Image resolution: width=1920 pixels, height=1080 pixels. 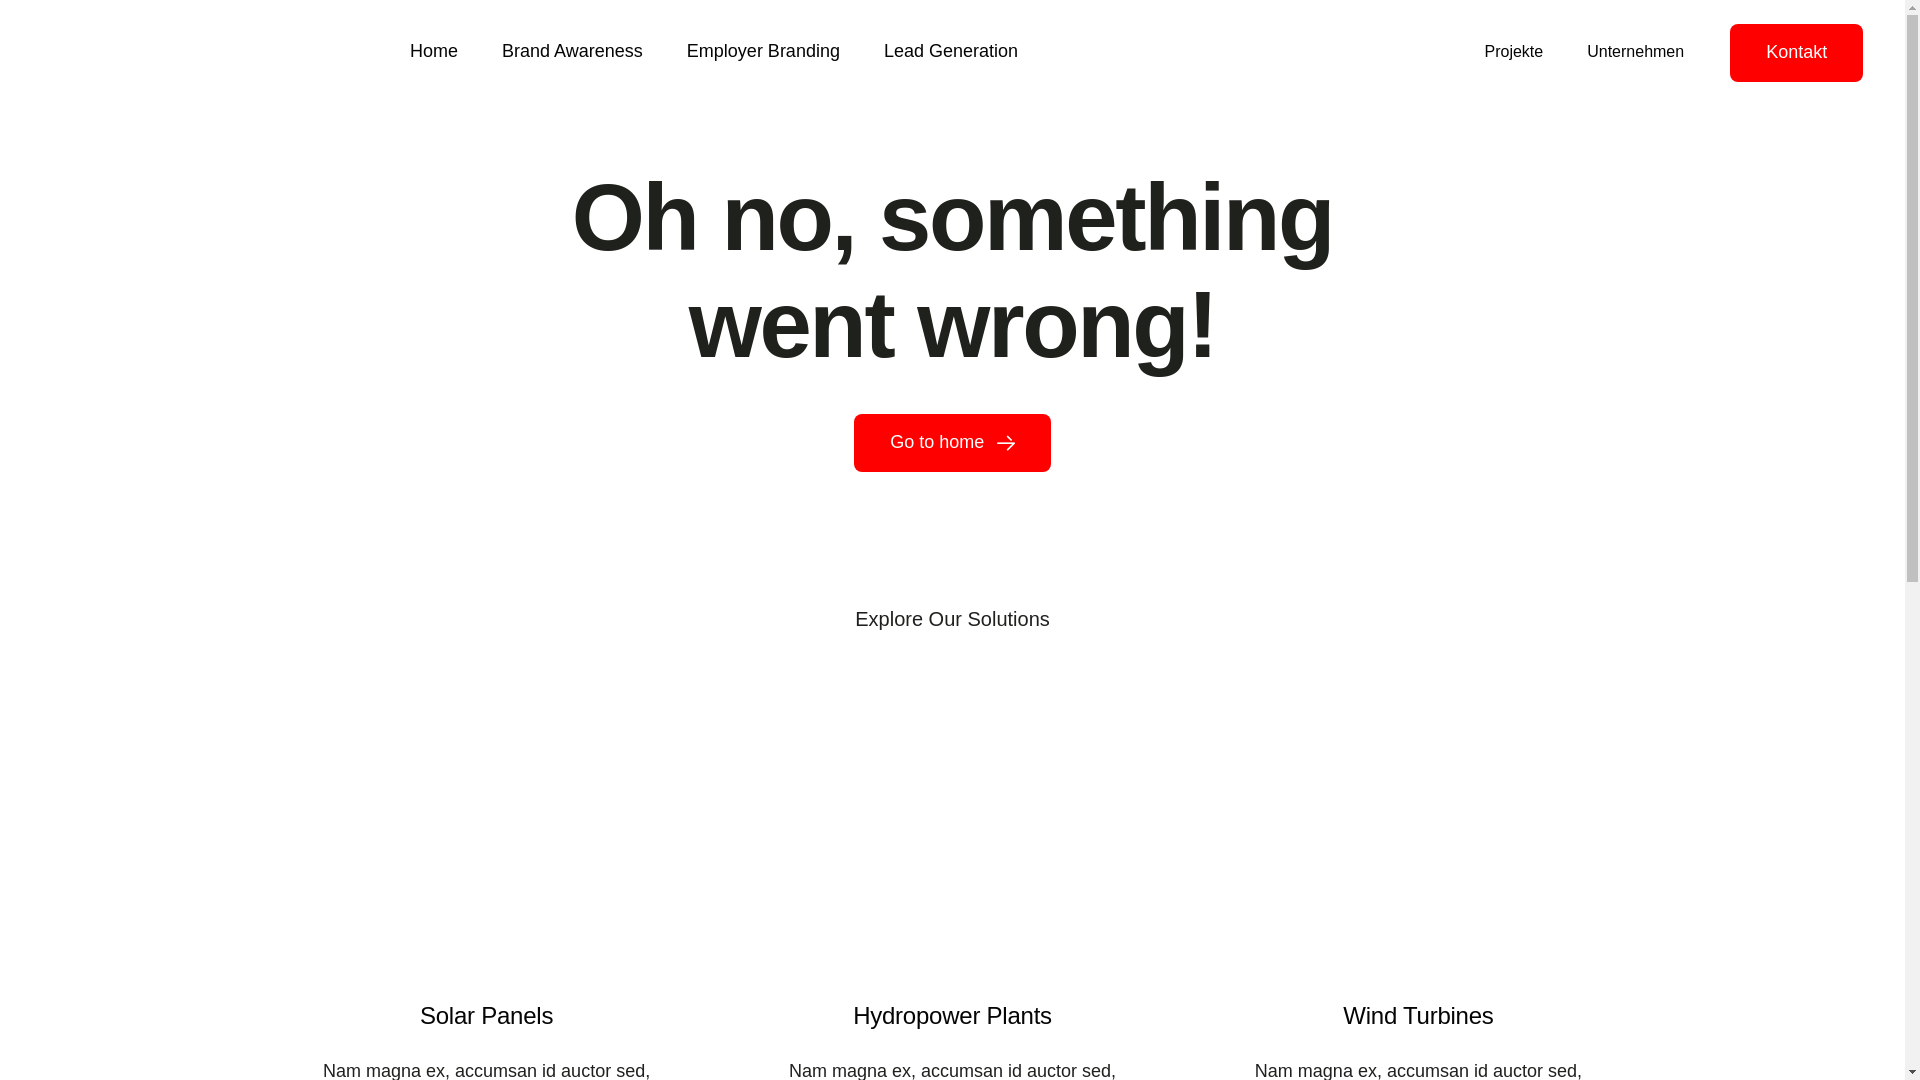 I want to click on 'Projekte', so click(x=1513, y=51).